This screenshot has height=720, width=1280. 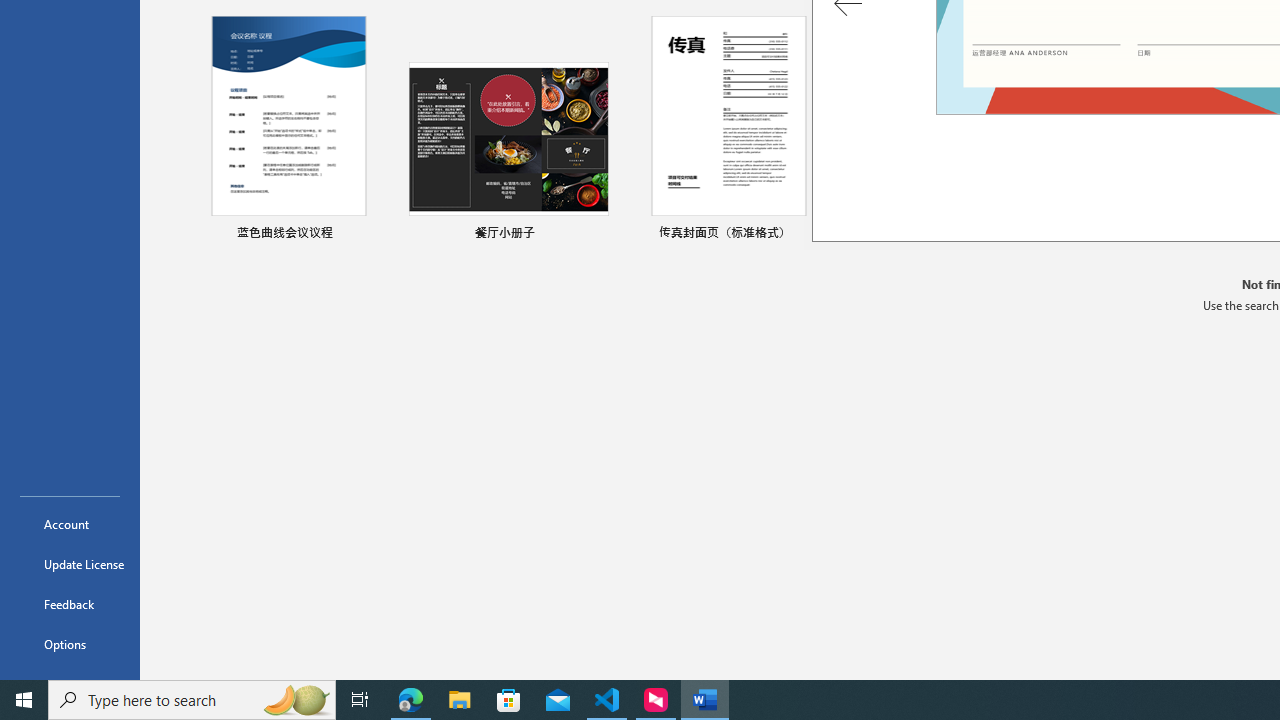 What do you see at coordinates (69, 644) in the screenshot?
I see `'Options'` at bounding box center [69, 644].